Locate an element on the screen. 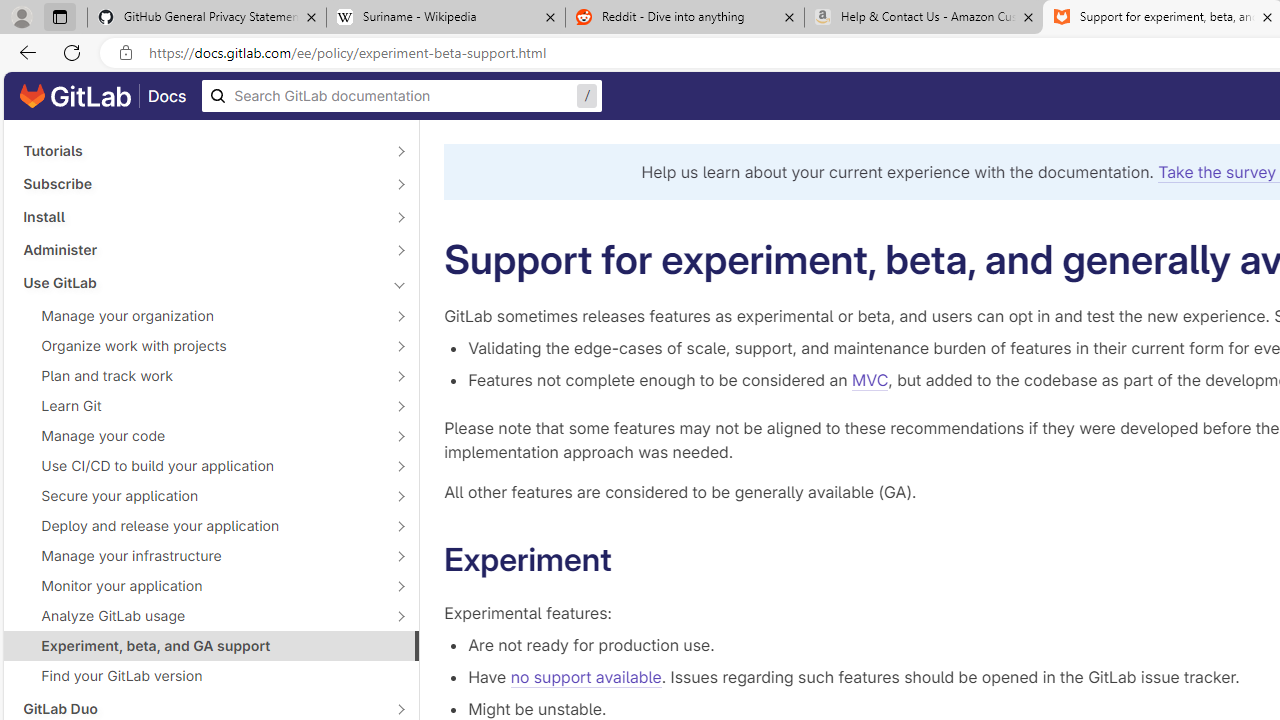 Image resolution: width=1280 pixels, height=720 pixels. 'Learn Git' is located at coordinates (200, 405).